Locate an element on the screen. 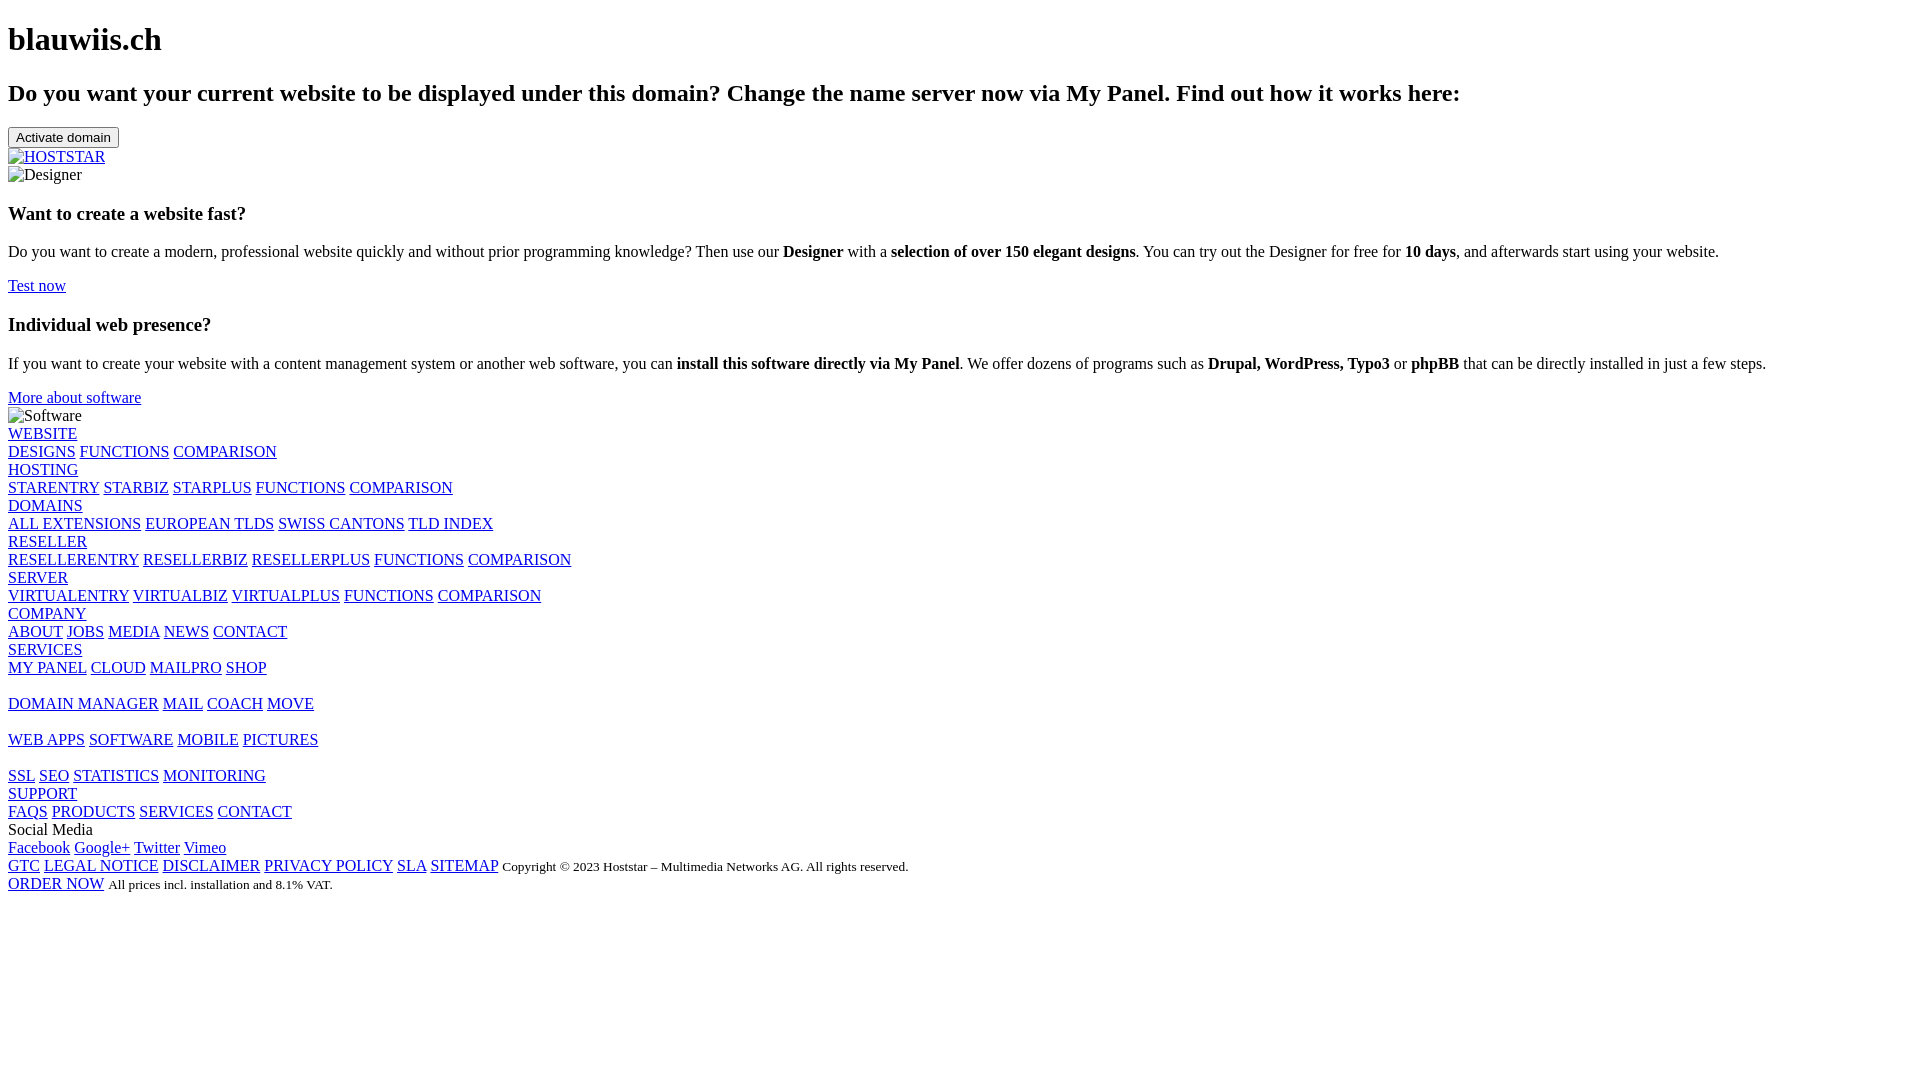 The height and width of the screenshot is (1080, 1920). 'COMPANY' is located at coordinates (47, 612).